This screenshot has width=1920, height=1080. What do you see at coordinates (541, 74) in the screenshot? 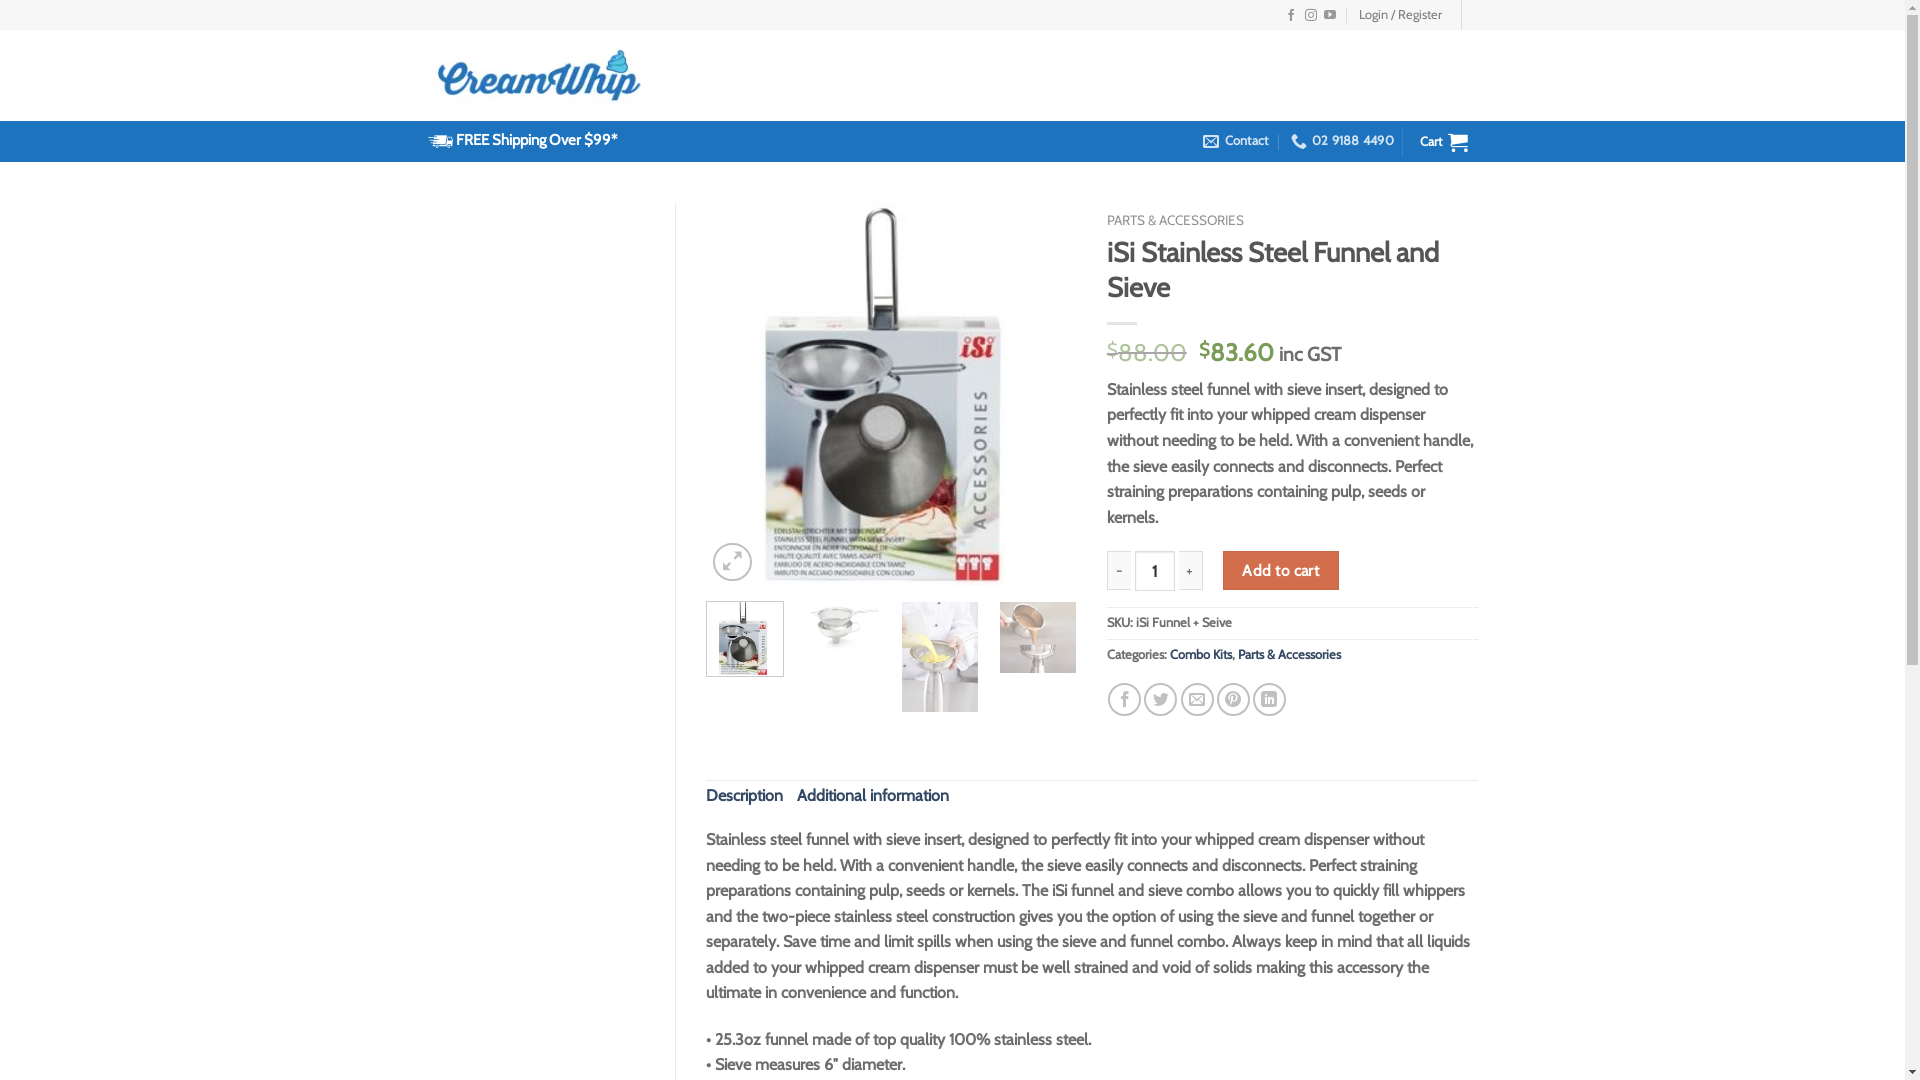
I see `'CreamWhip'` at bounding box center [541, 74].